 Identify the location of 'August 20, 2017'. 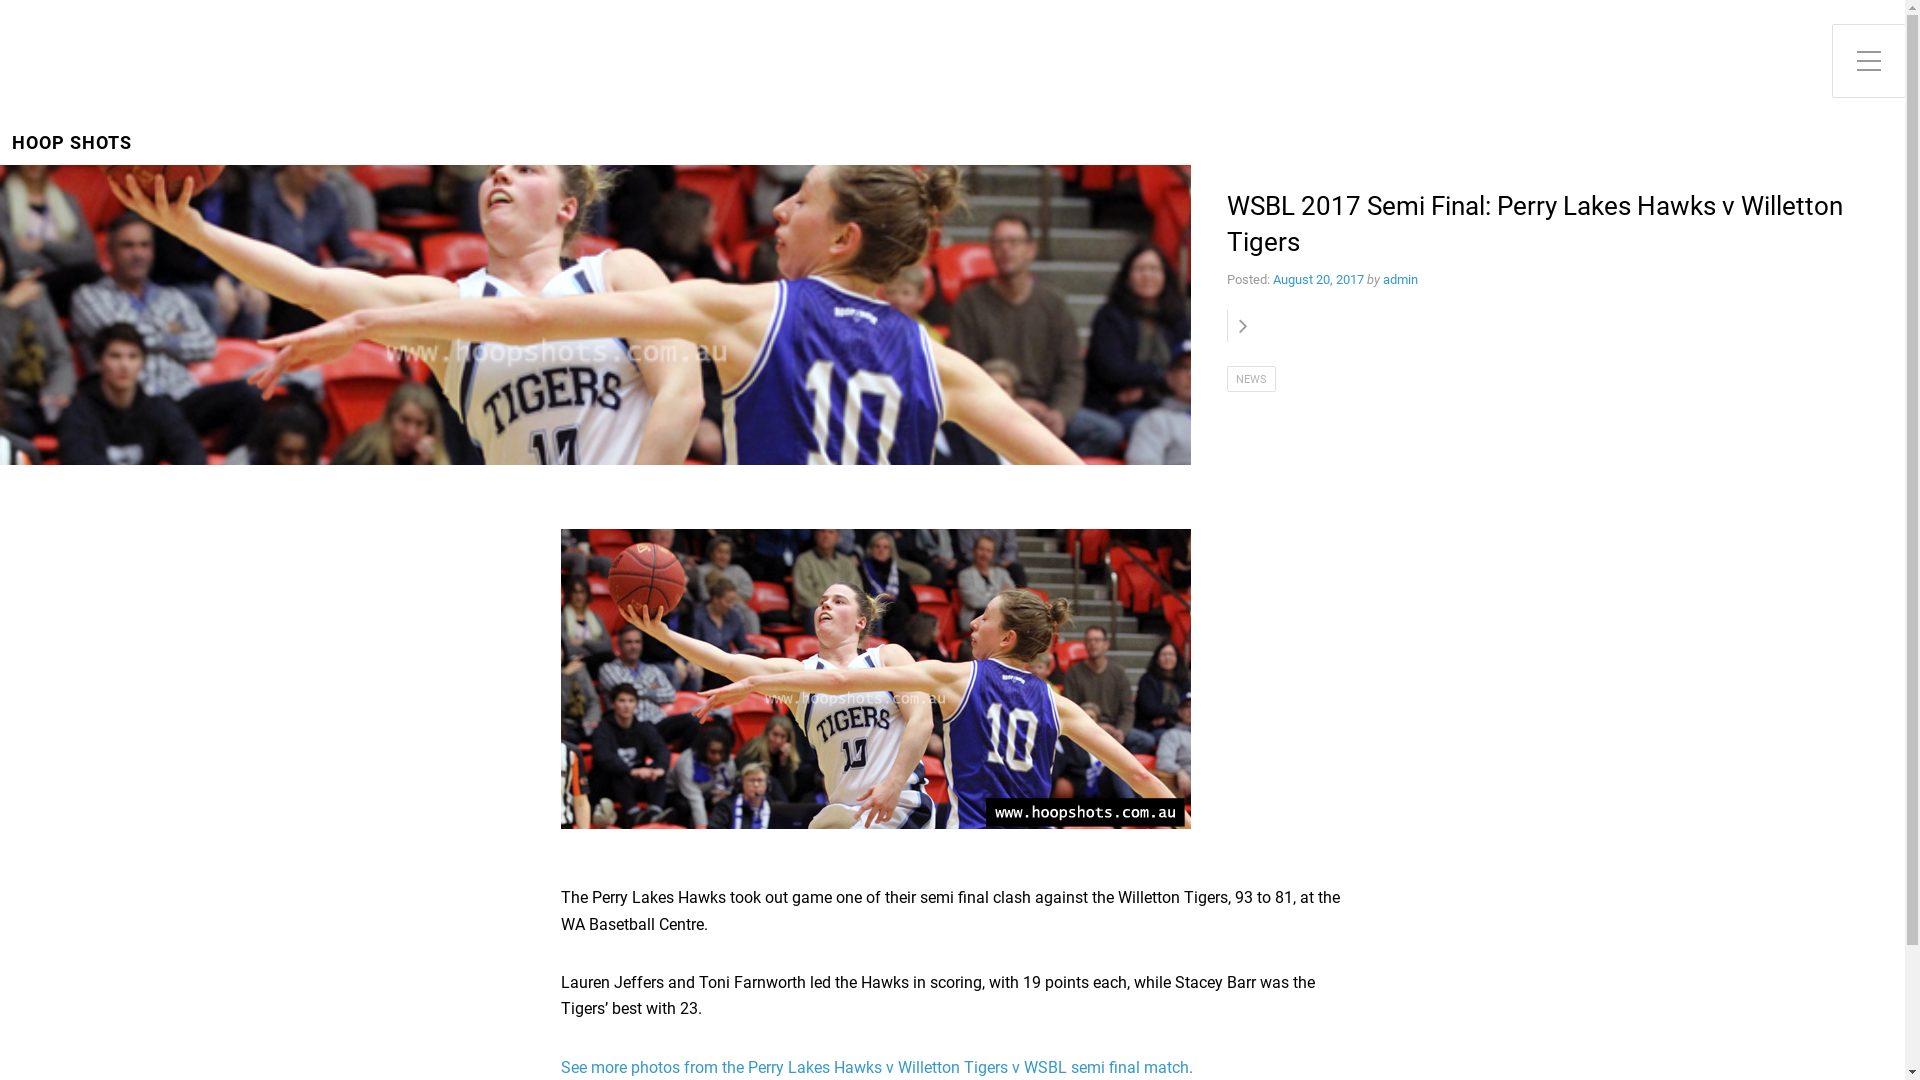
(1318, 279).